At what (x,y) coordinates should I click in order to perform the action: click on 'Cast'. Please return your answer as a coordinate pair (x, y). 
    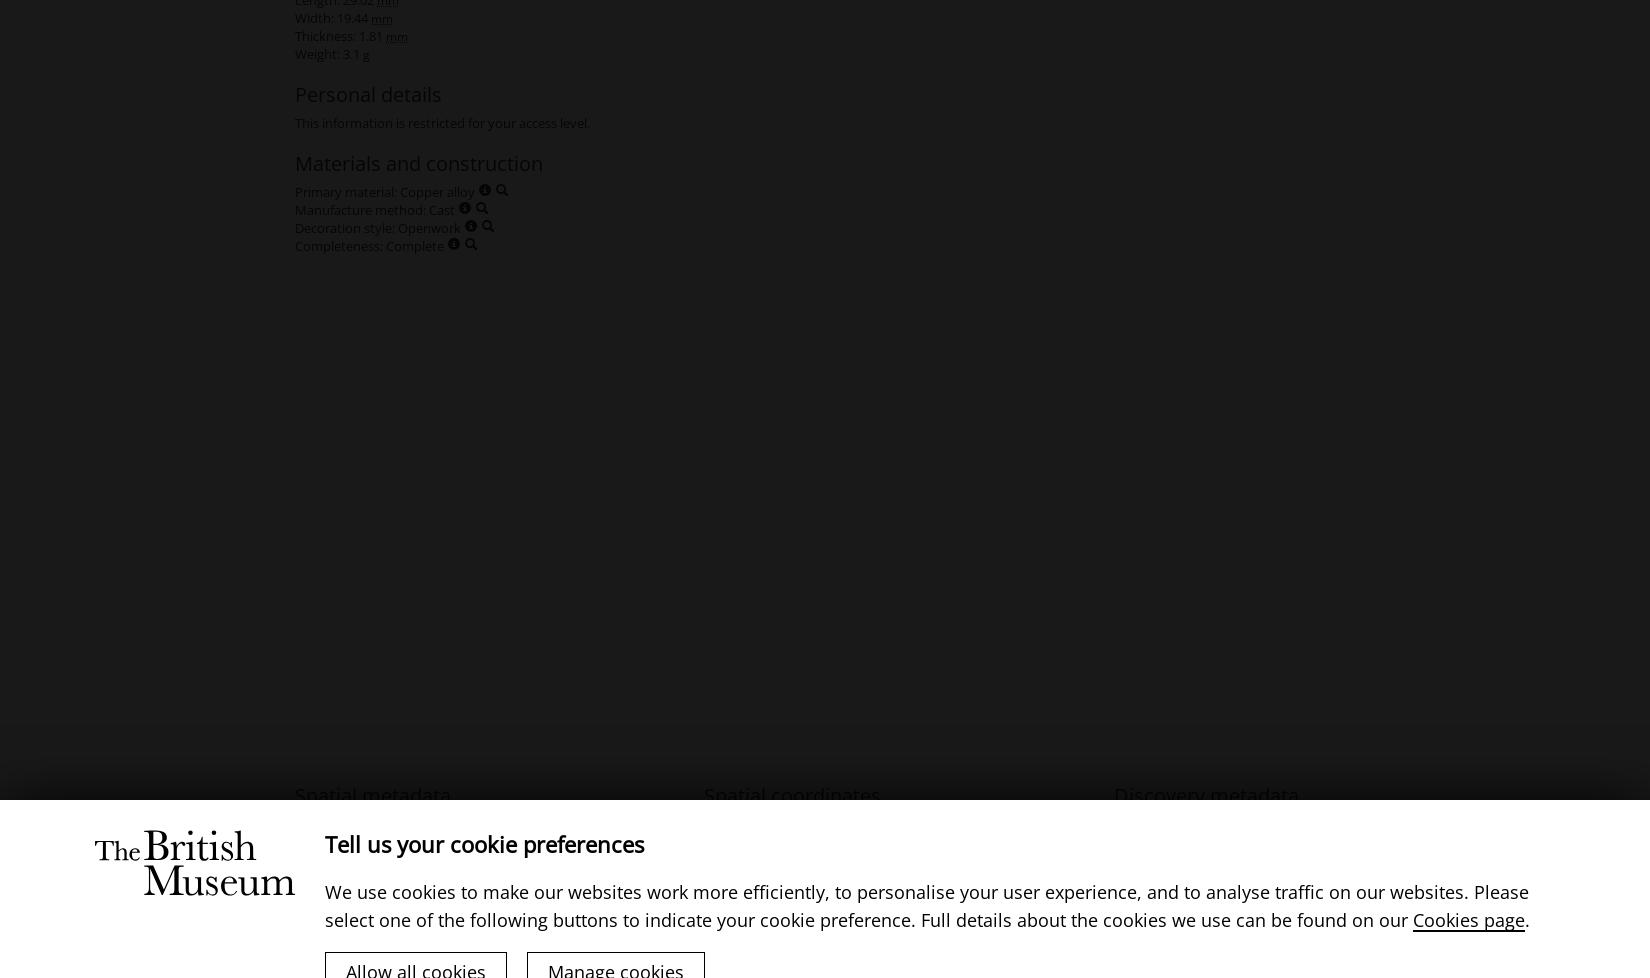
    Looking at the image, I should click on (441, 209).